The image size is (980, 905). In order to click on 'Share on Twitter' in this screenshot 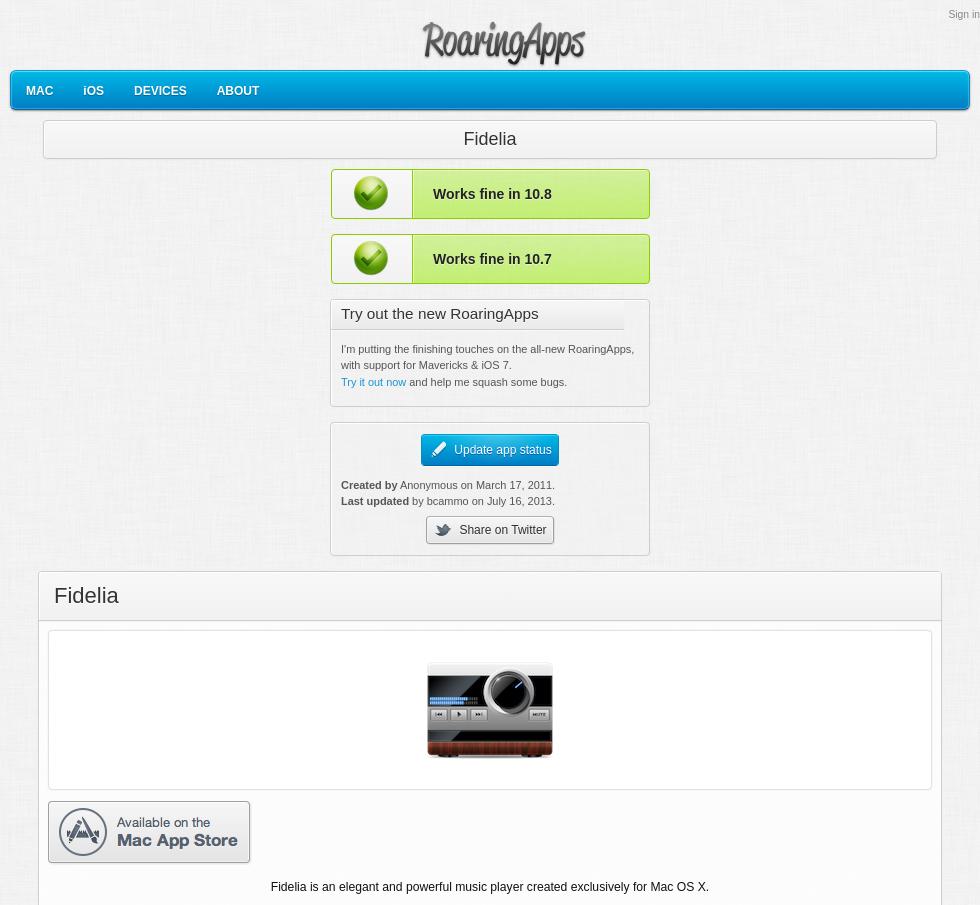, I will do `click(502, 527)`.